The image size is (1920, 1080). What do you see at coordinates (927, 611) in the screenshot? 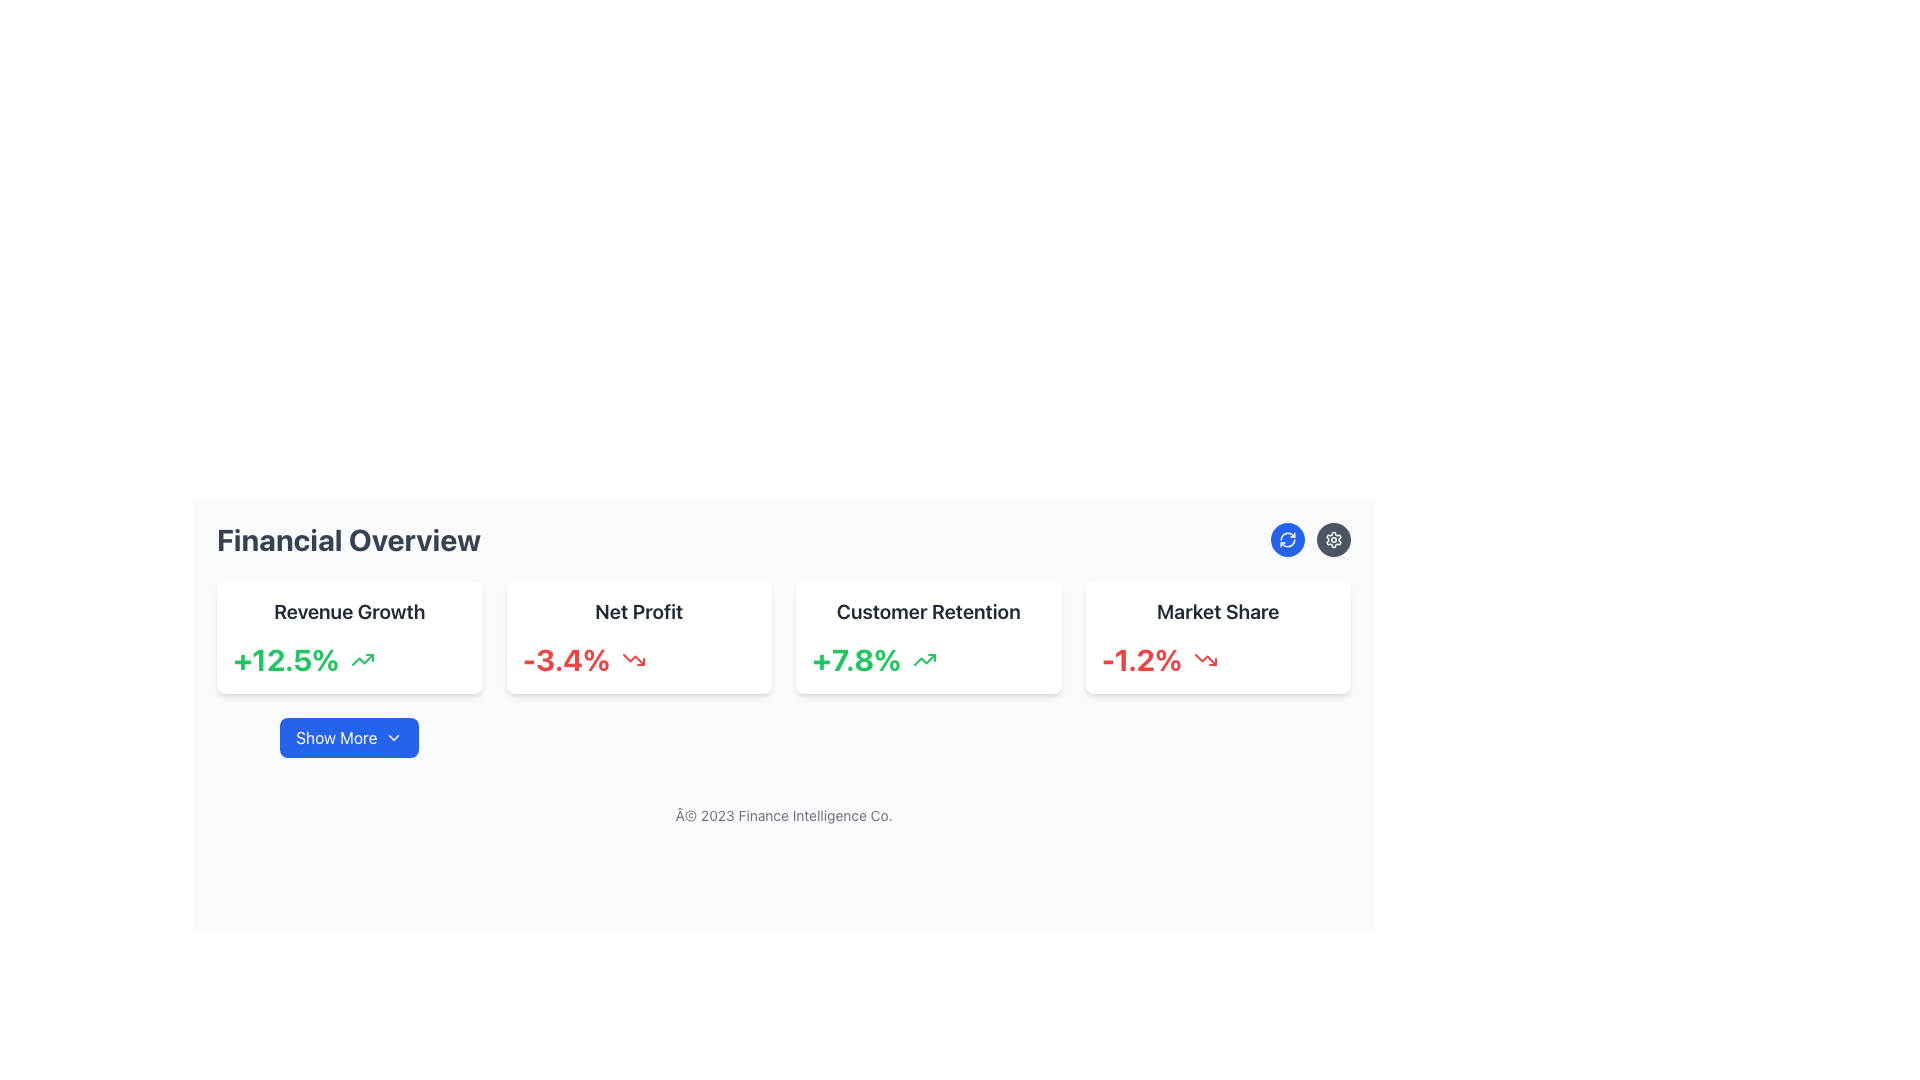
I see `the 'Customer Retention' text label, which is a bold, large-sized dark gray font at the top of the third summary card` at bounding box center [927, 611].